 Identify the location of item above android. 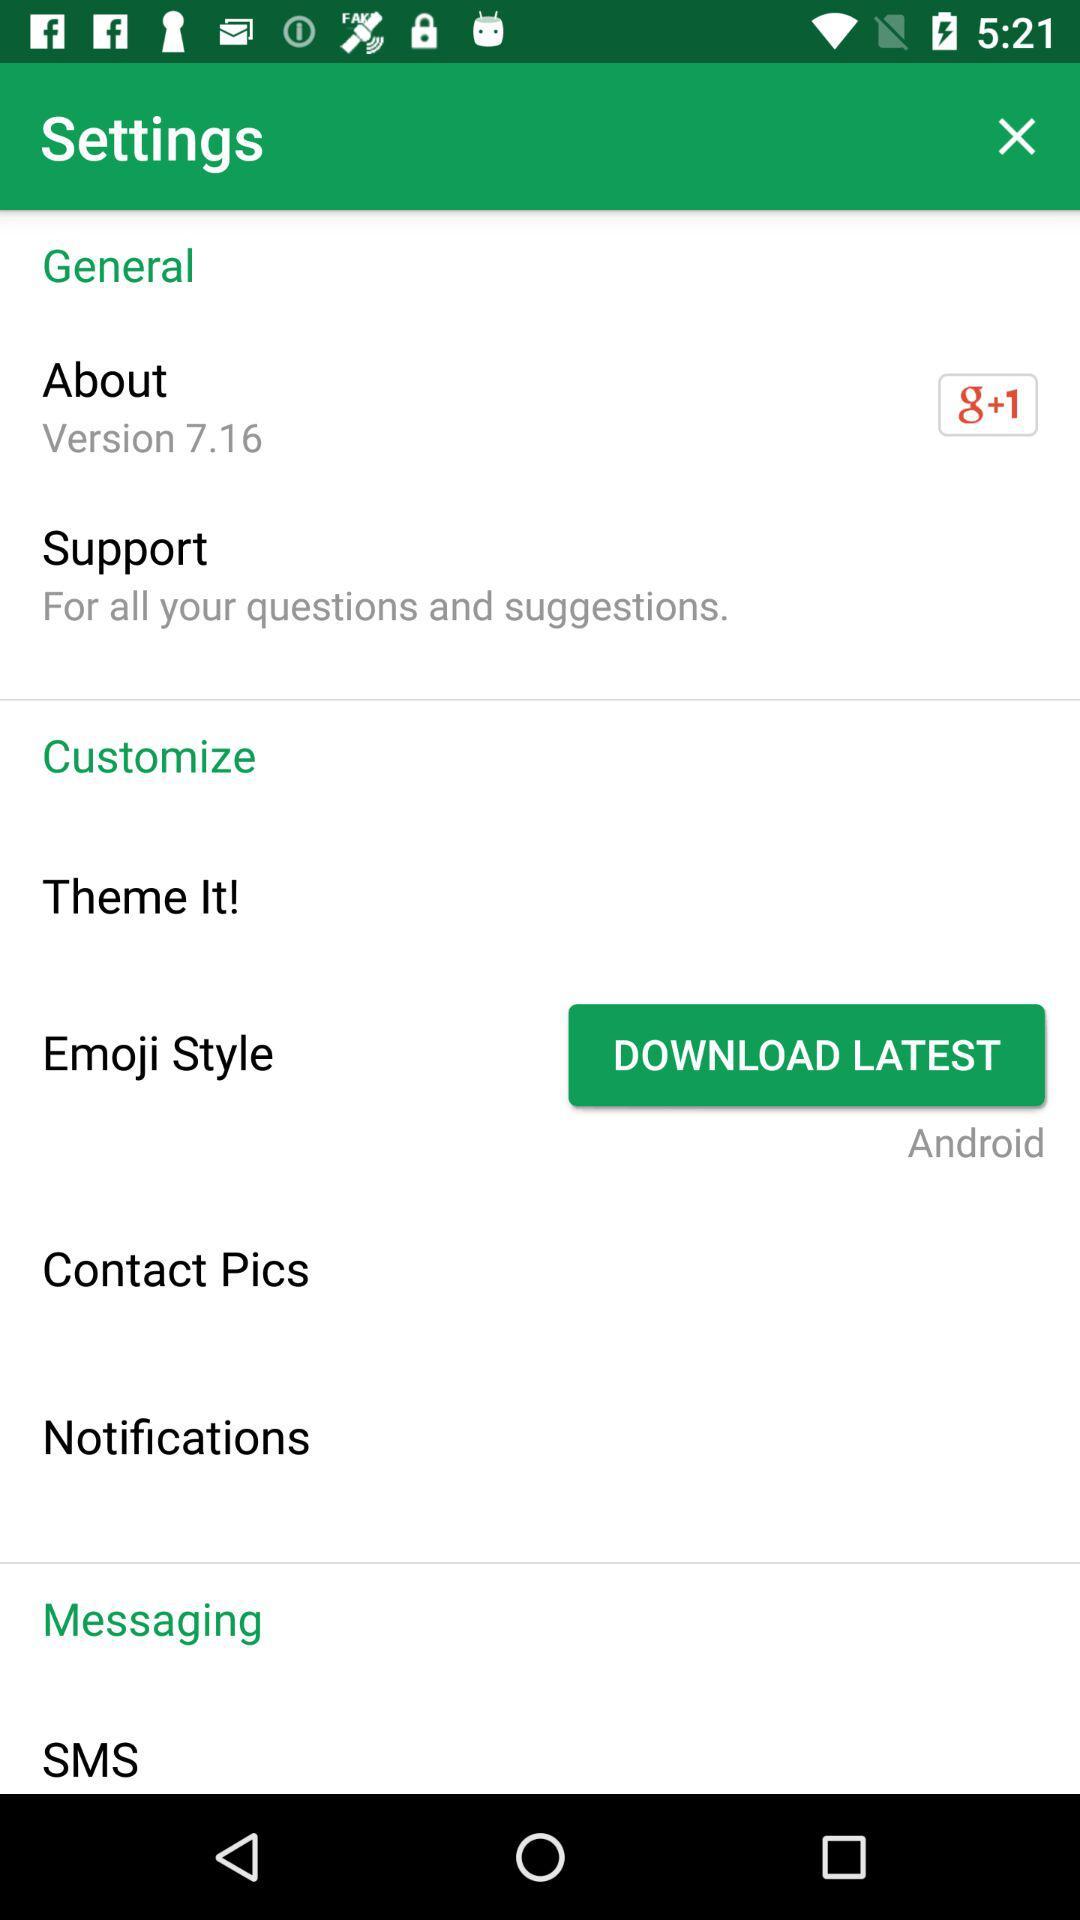
(808, 1054).